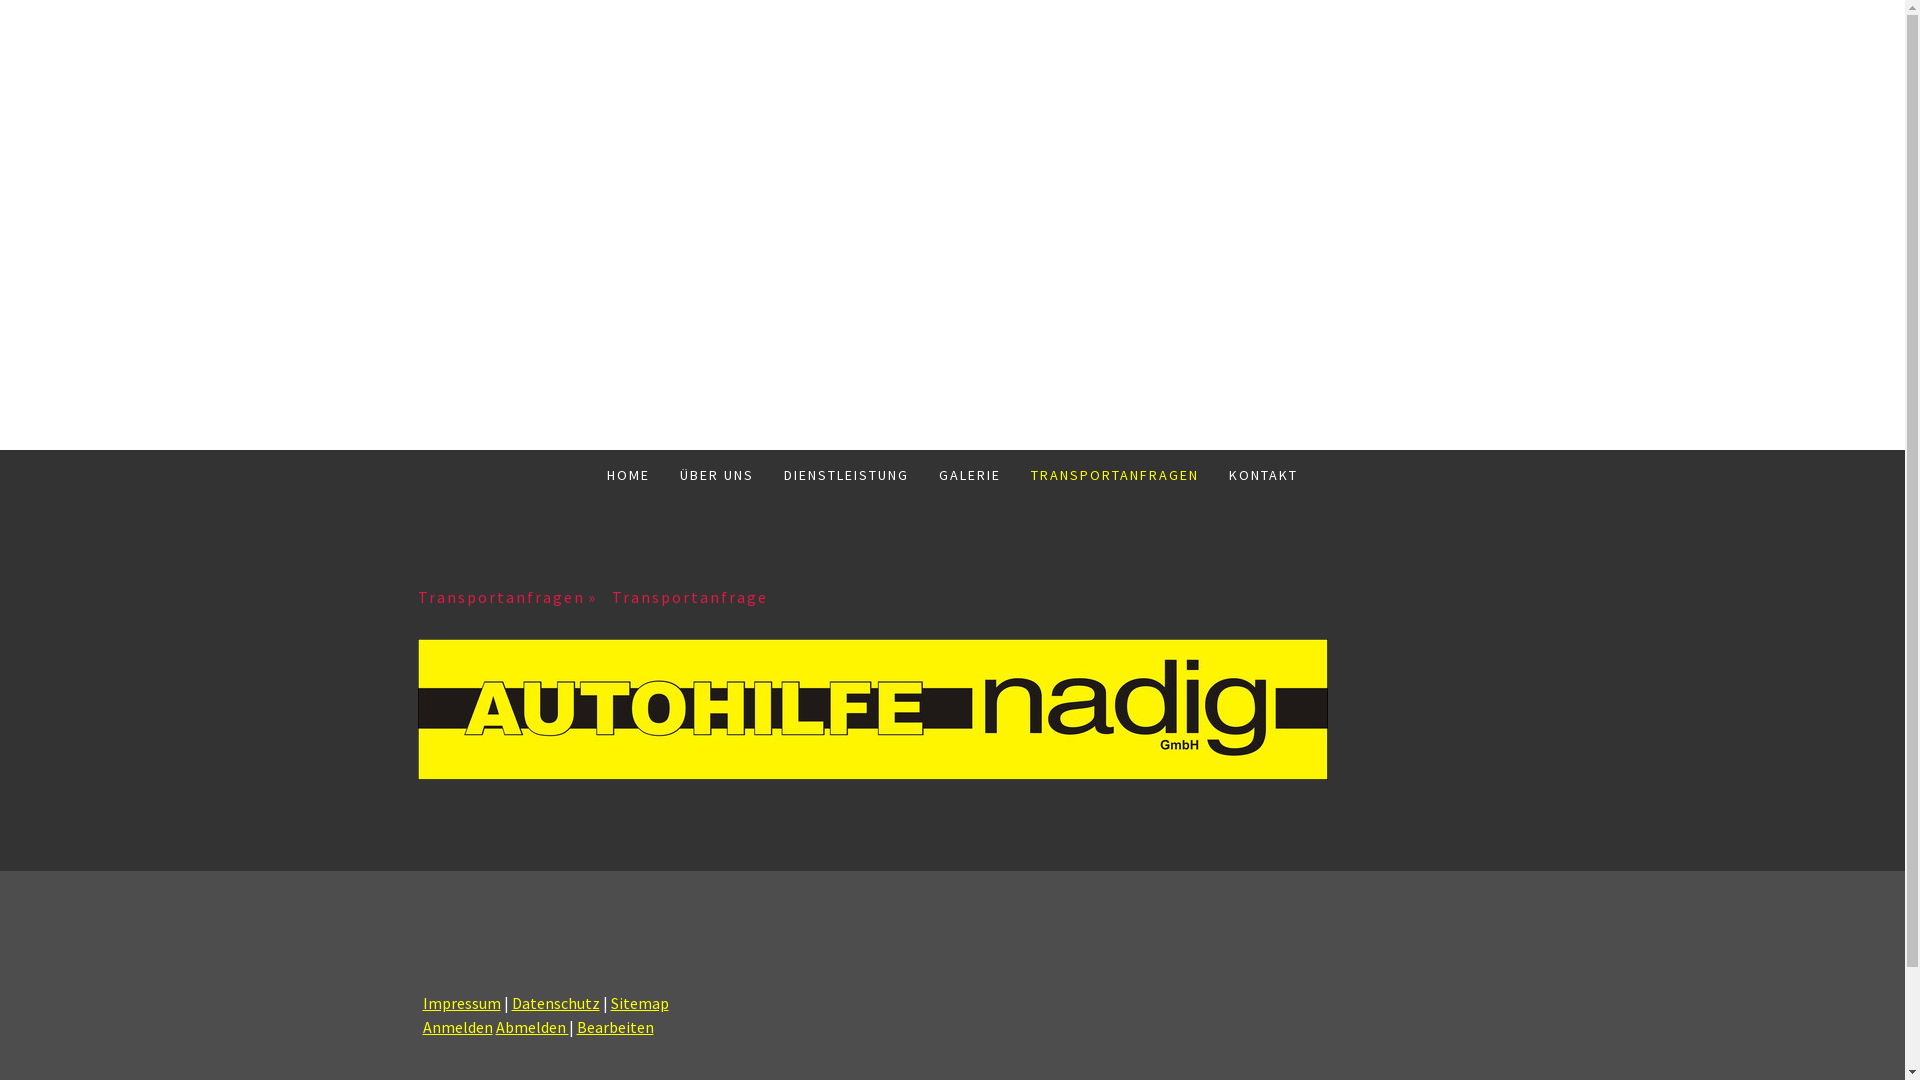 Image resolution: width=1920 pixels, height=1080 pixels. Describe the element at coordinates (613, 1026) in the screenshot. I see `'Bearbeiten'` at that location.